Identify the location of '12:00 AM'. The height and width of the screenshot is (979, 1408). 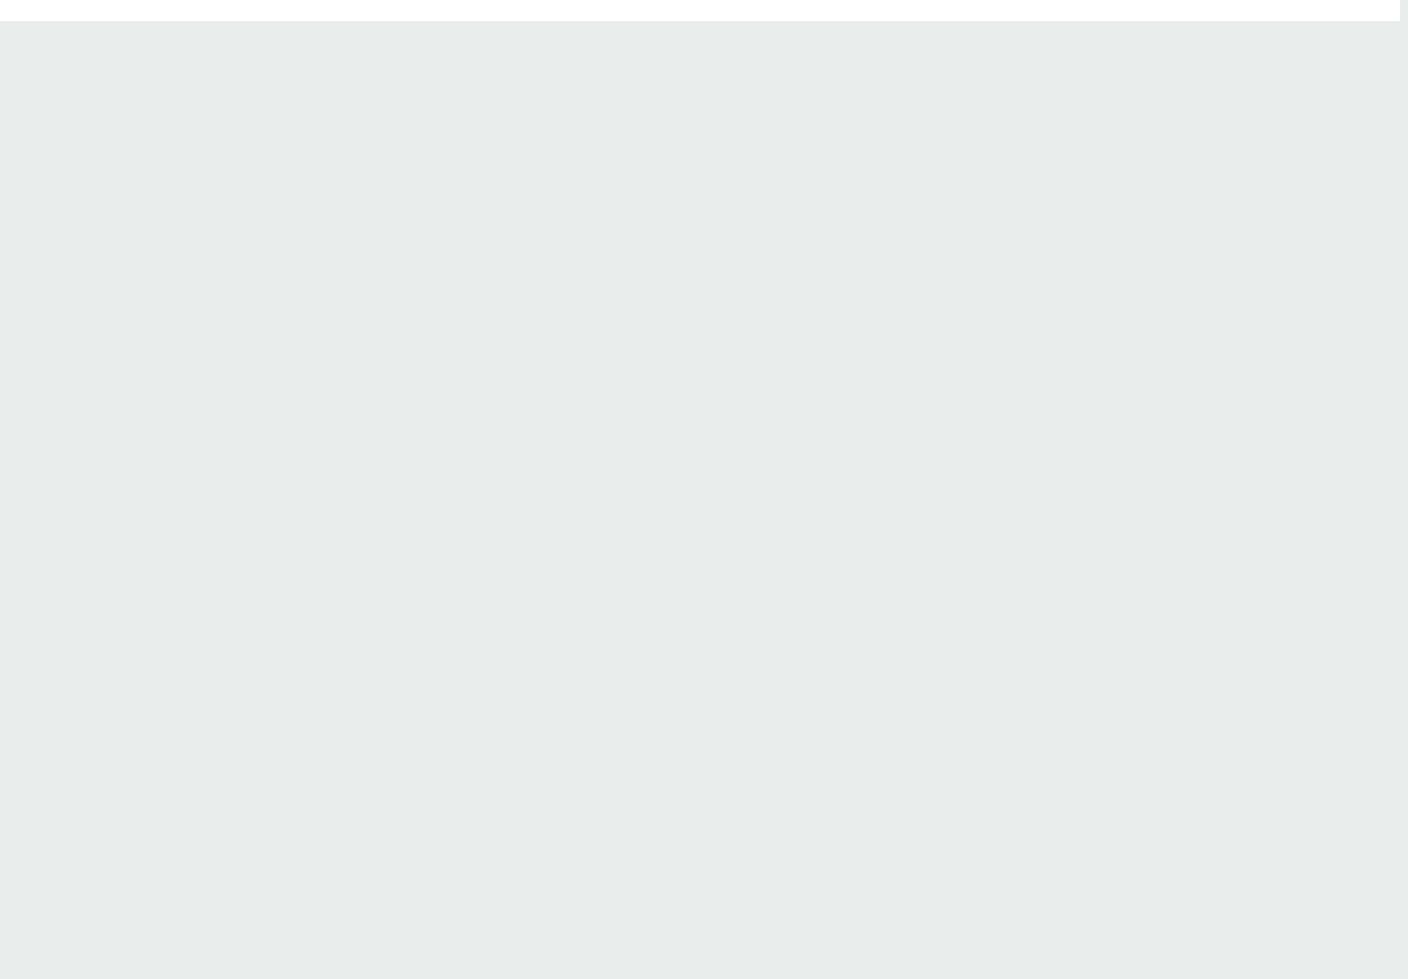
(201, 347).